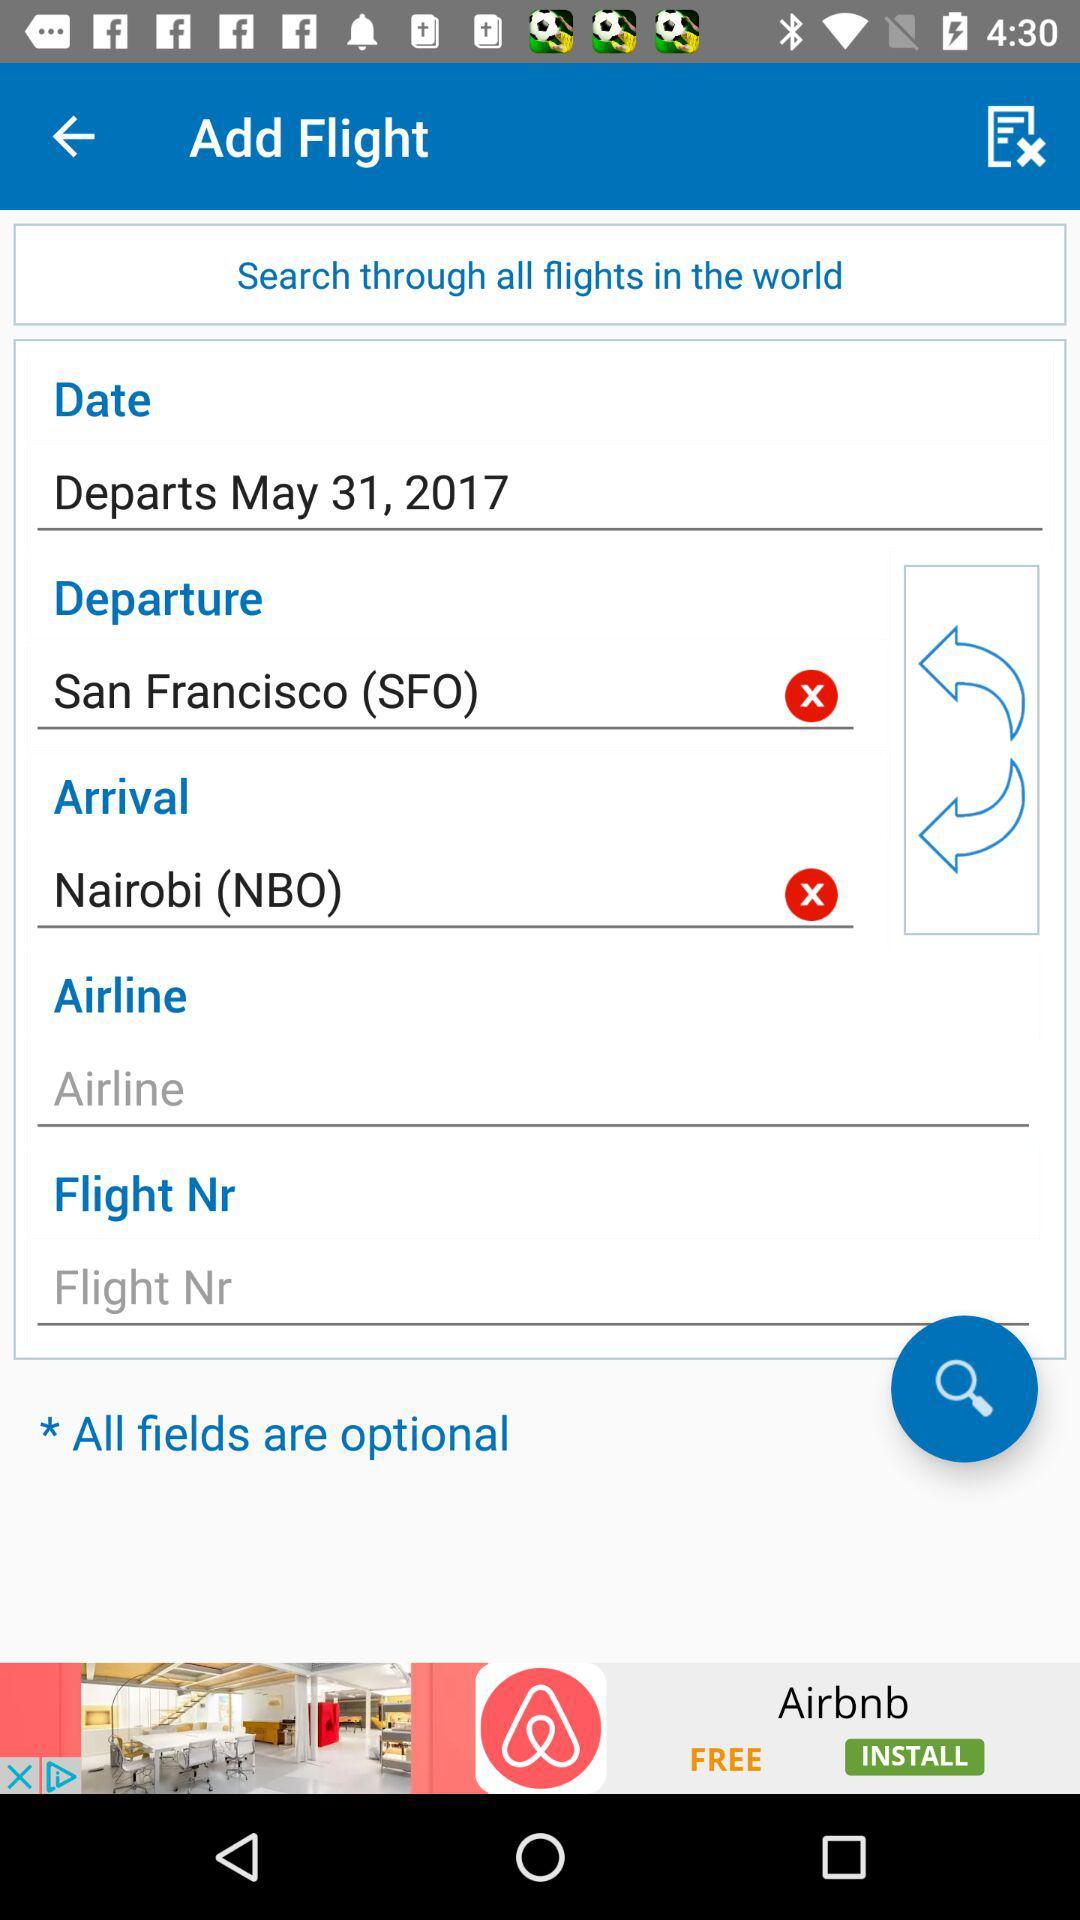  What do you see at coordinates (532, 1092) in the screenshot?
I see `the airline details` at bounding box center [532, 1092].